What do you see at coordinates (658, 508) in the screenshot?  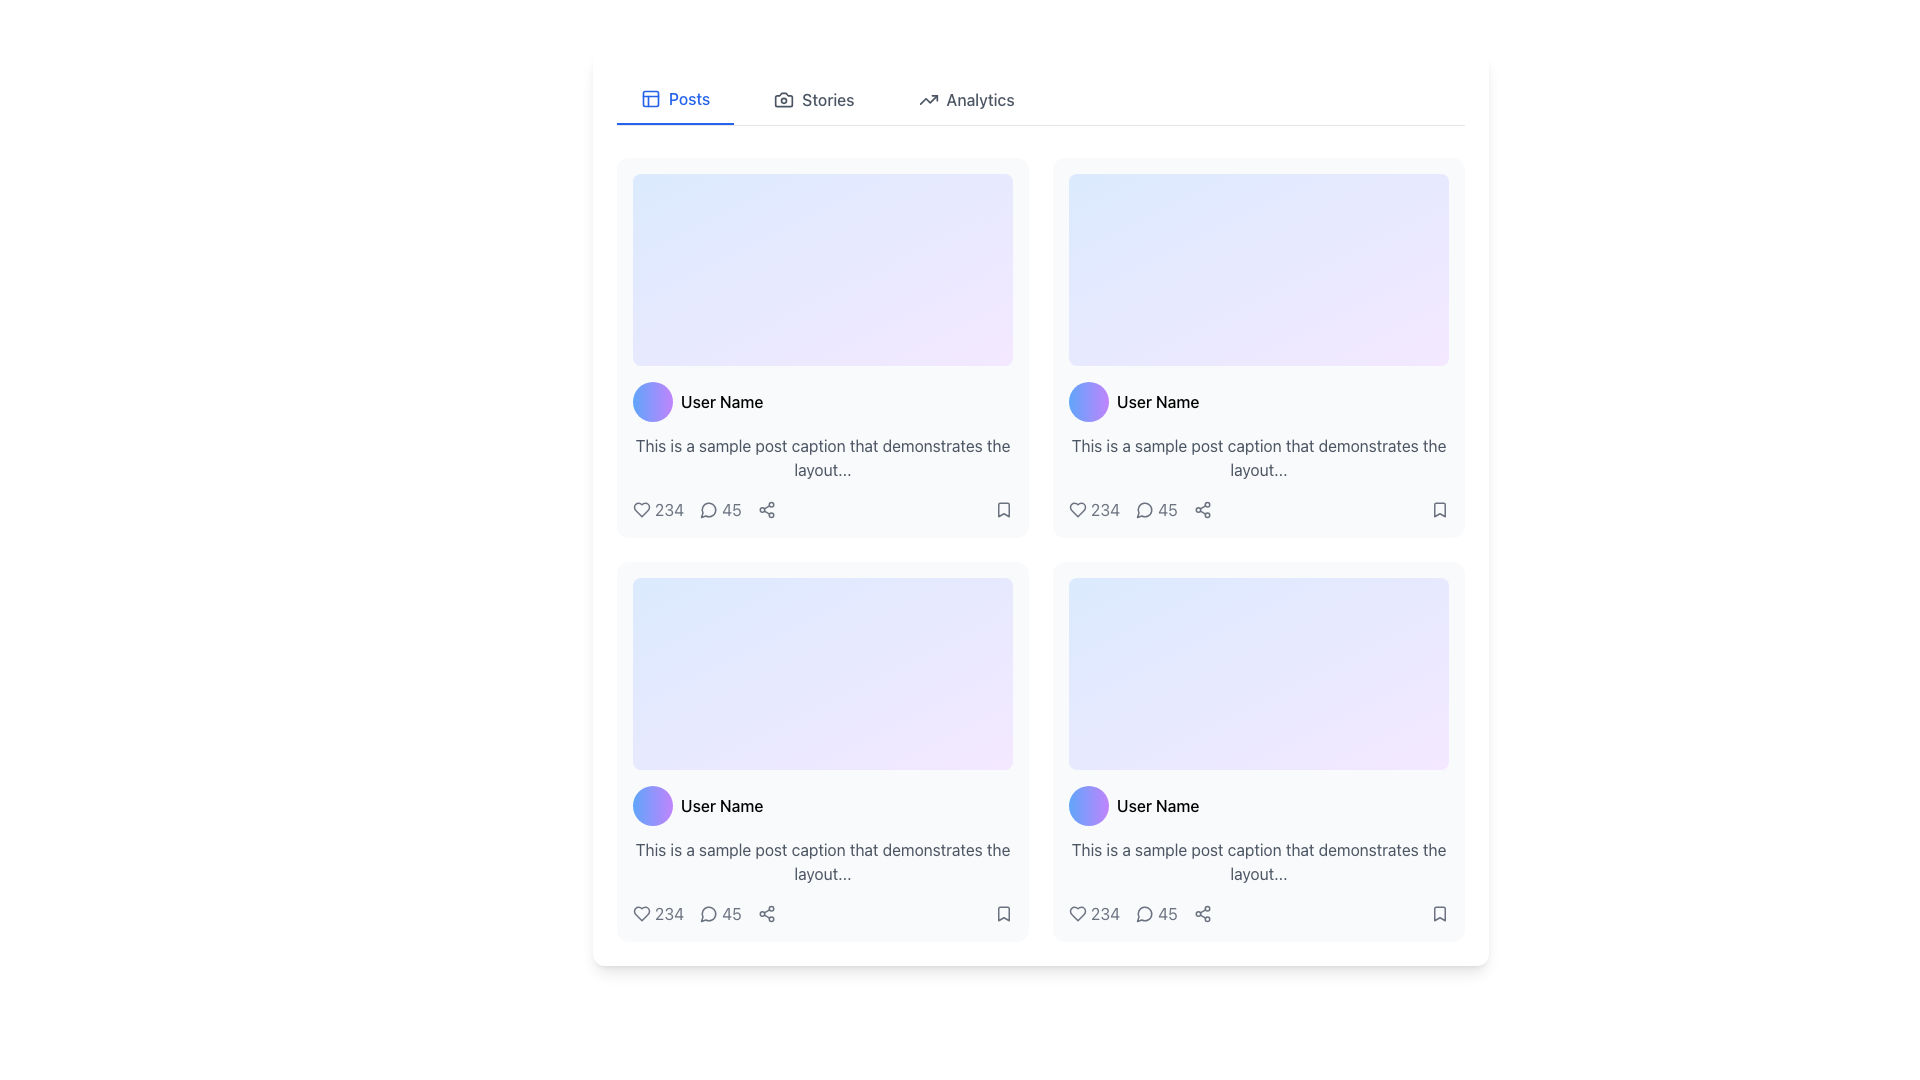 I see `the heart icon with the number '234'` at bounding box center [658, 508].